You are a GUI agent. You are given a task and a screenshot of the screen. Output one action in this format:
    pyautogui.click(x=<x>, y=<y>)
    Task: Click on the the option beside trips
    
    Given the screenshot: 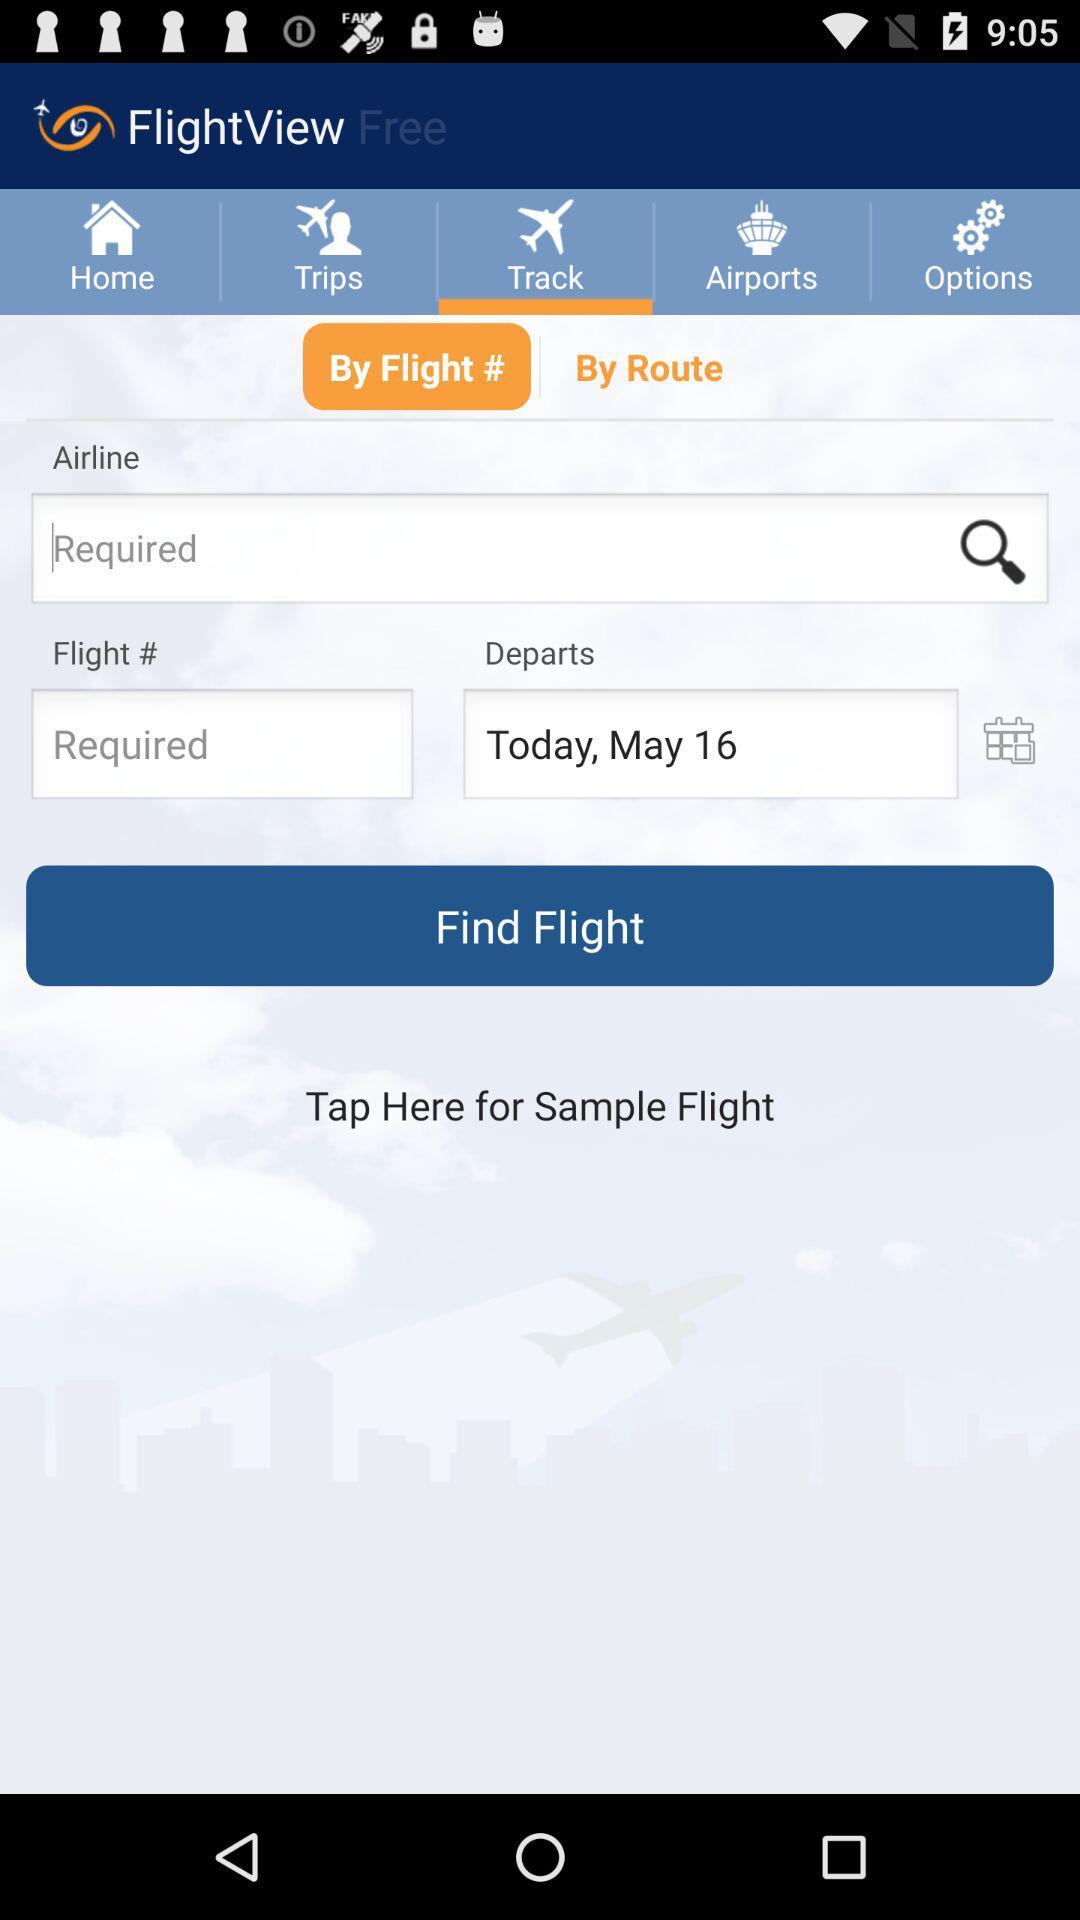 What is the action you would take?
    pyautogui.click(x=544, y=224)
    